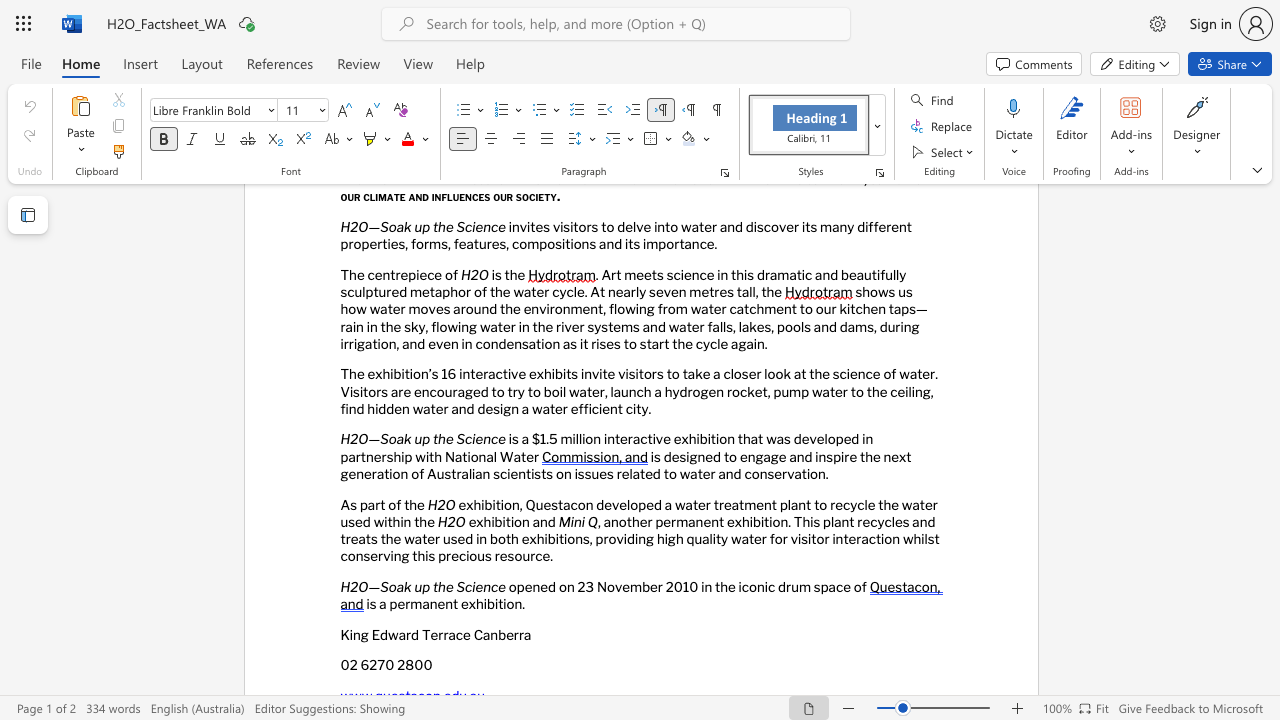  I want to click on the subset text "00" within the text "02 6270 2800", so click(413, 665).